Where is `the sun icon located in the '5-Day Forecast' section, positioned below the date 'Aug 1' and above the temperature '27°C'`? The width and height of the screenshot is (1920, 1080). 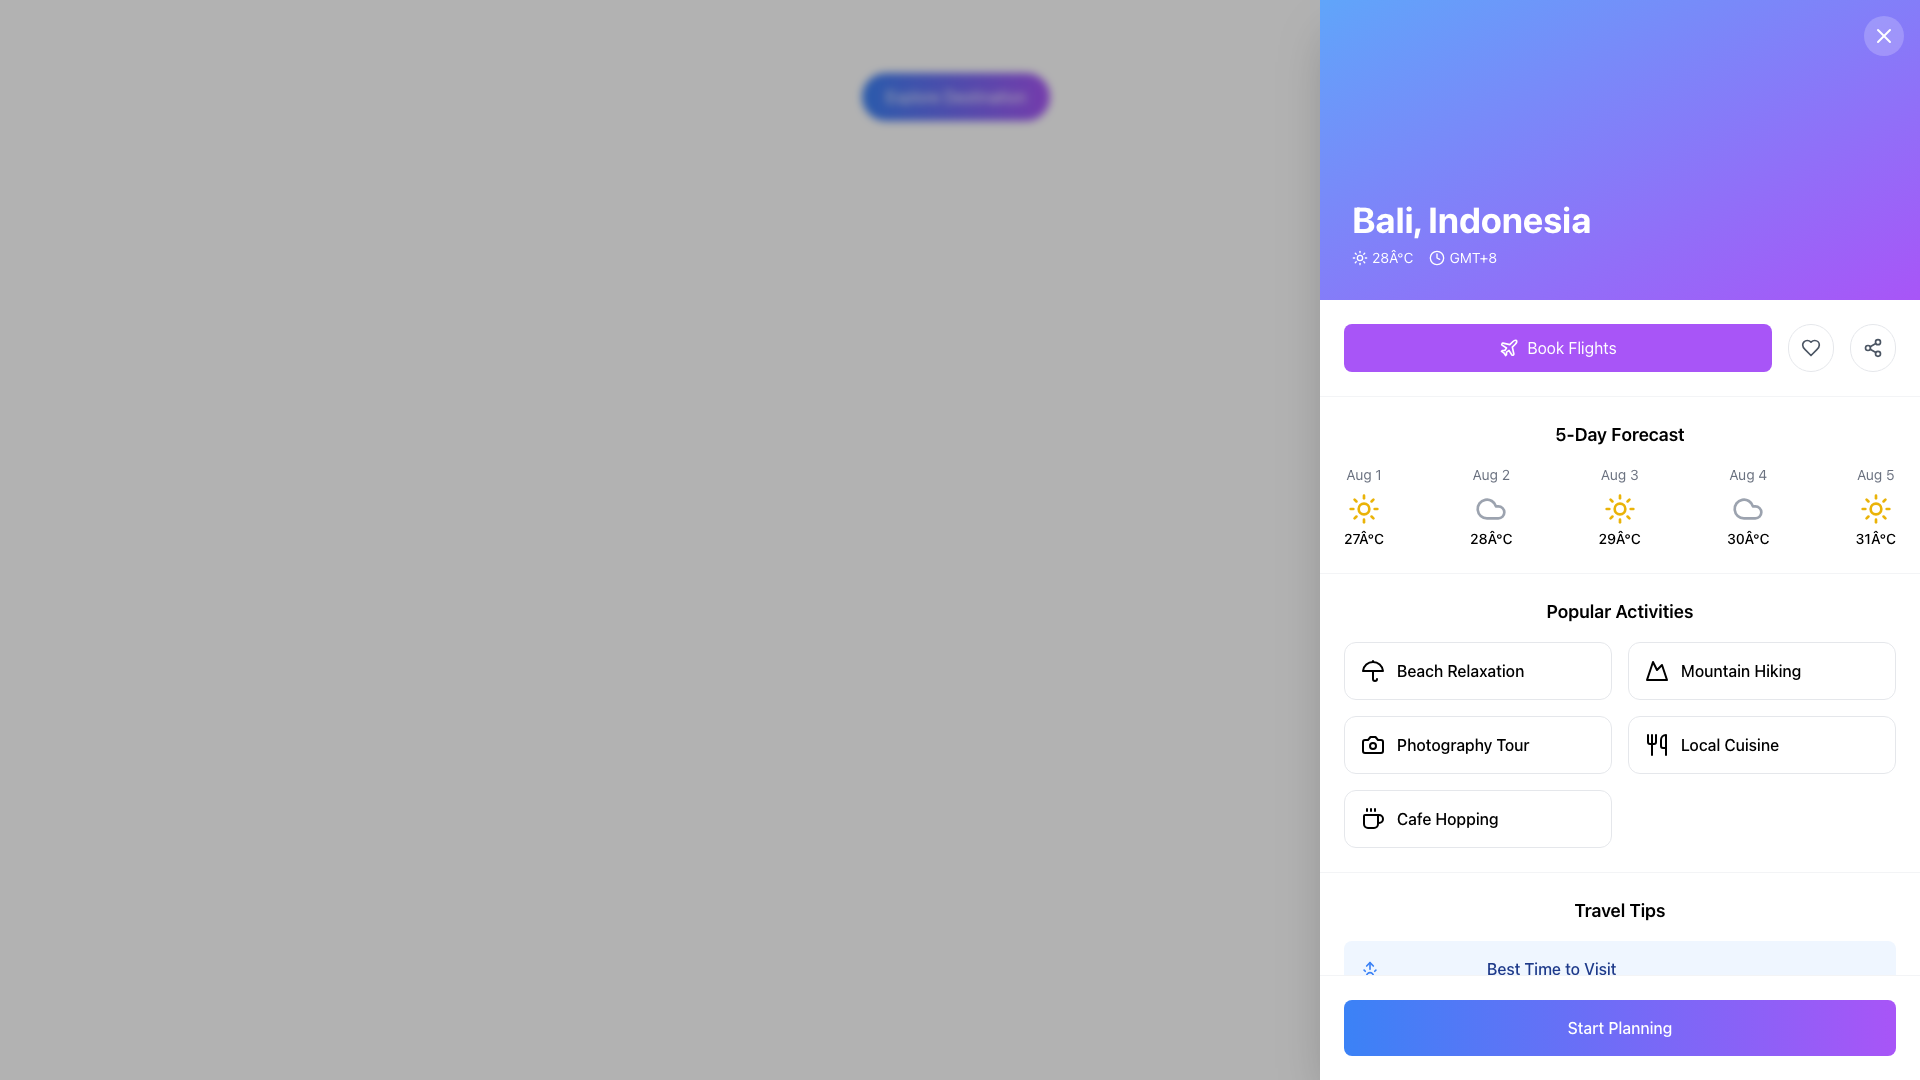 the sun icon located in the '5-Day Forecast' section, positioned below the date 'Aug 1' and above the temperature '27°C' is located at coordinates (1362, 508).